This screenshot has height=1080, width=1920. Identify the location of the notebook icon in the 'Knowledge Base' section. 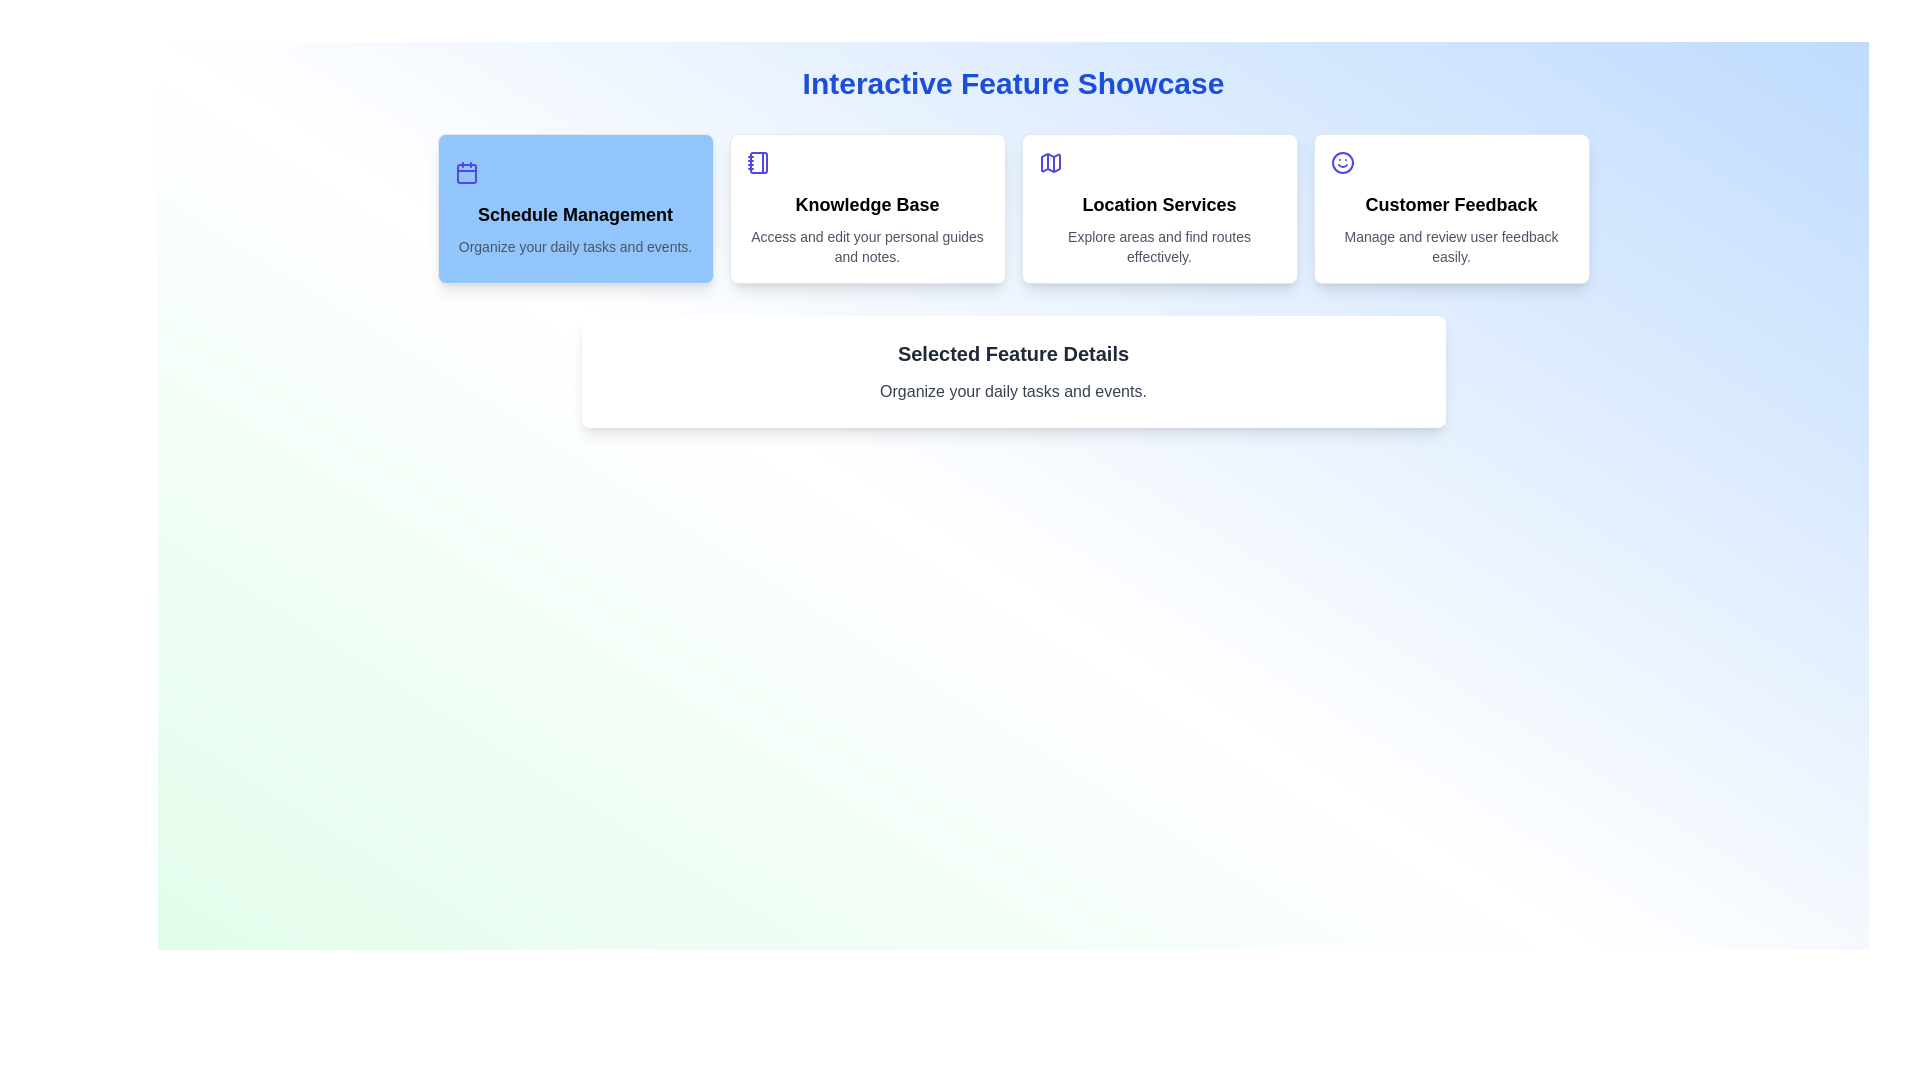
(757, 161).